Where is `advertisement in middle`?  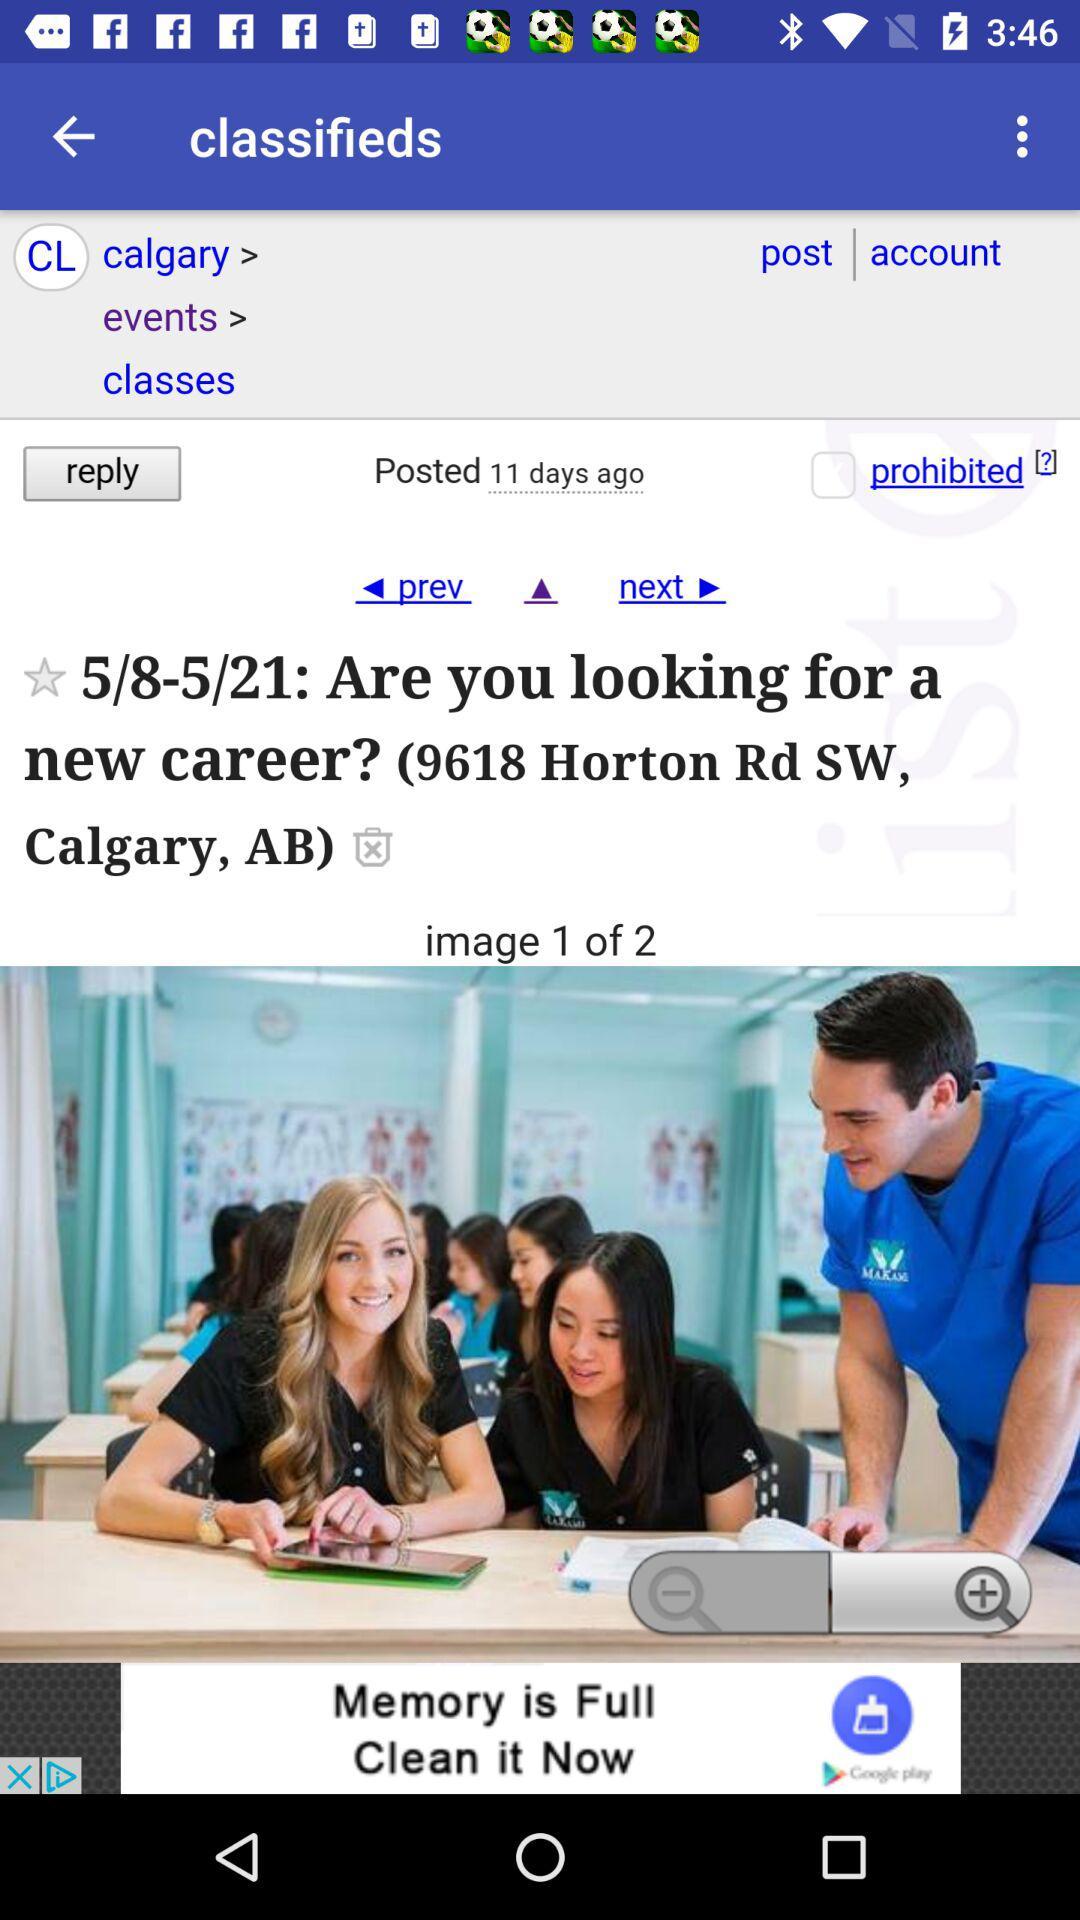
advertisement in middle is located at coordinates (540, 935).